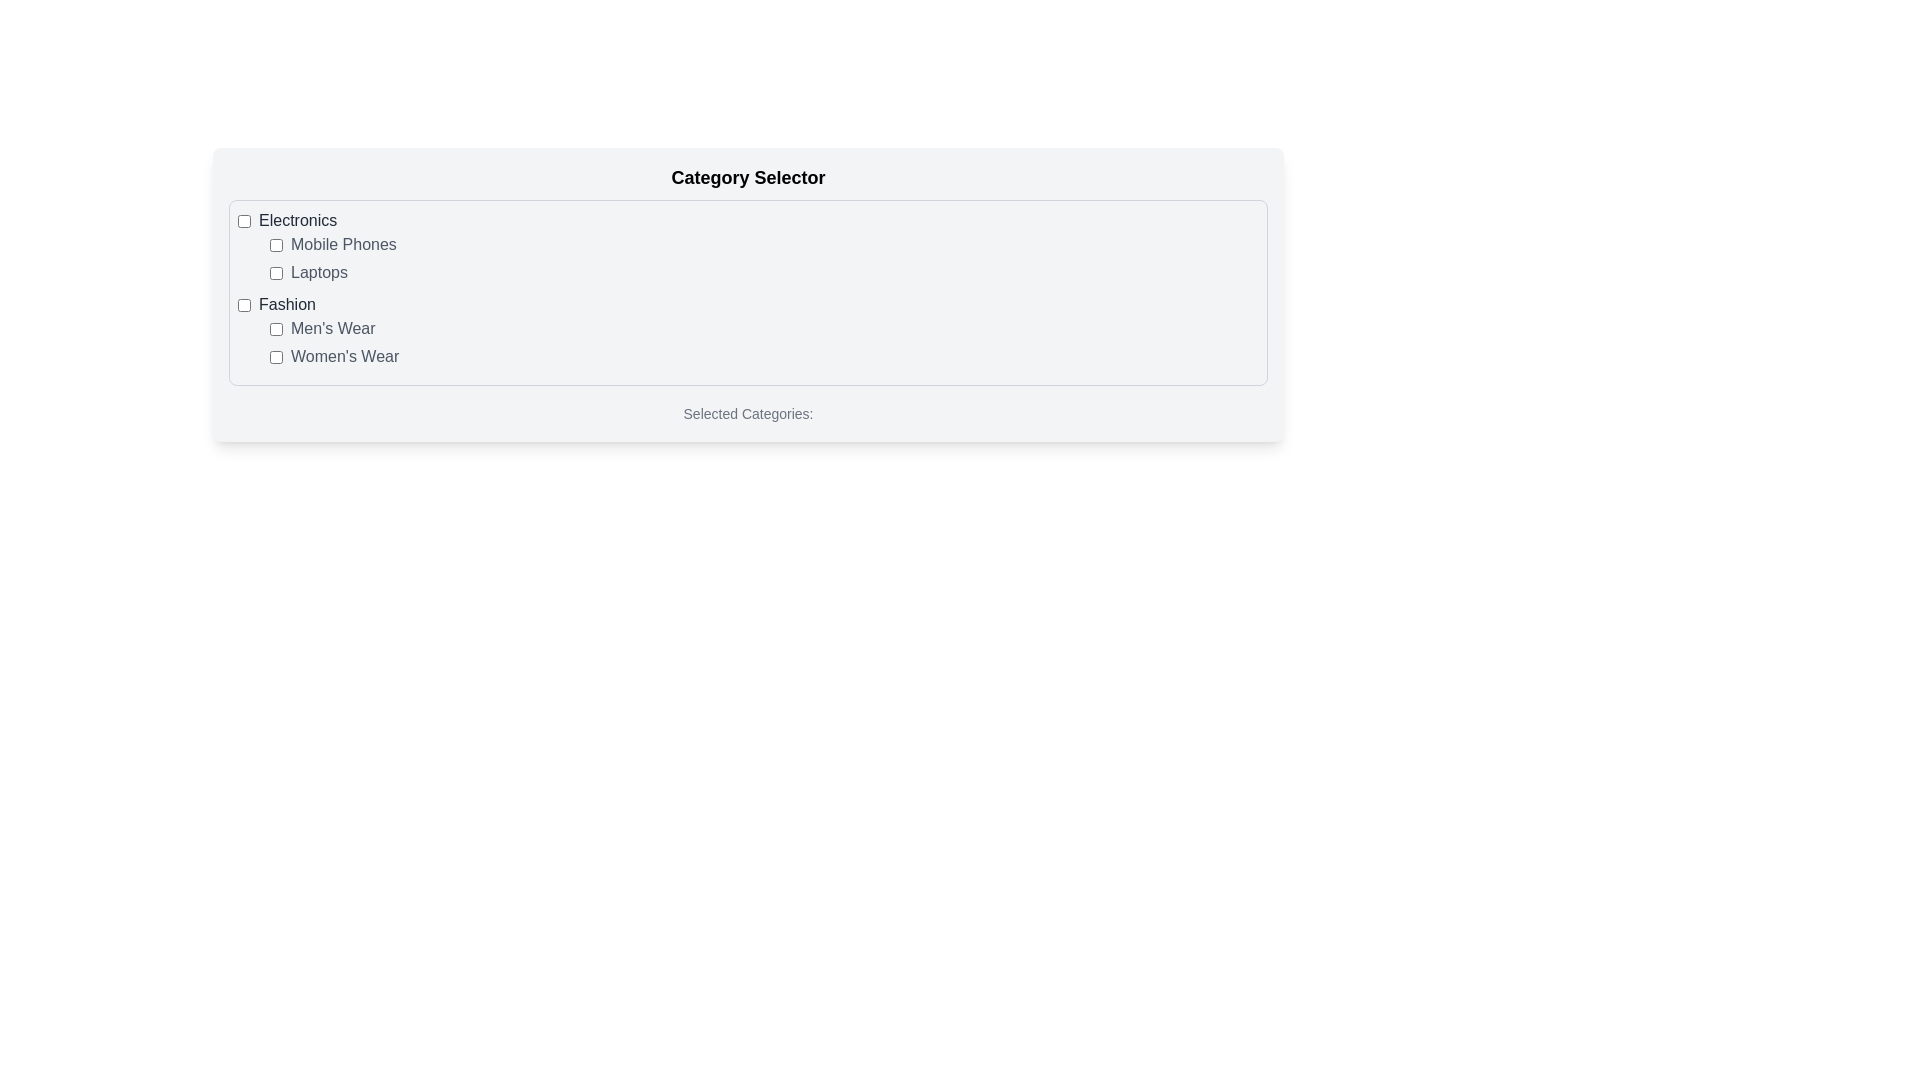  I want to click on text label displaying 'Electronics' which is associated with the first checkbox in the 'Category Selector' form, so click(297, 220).